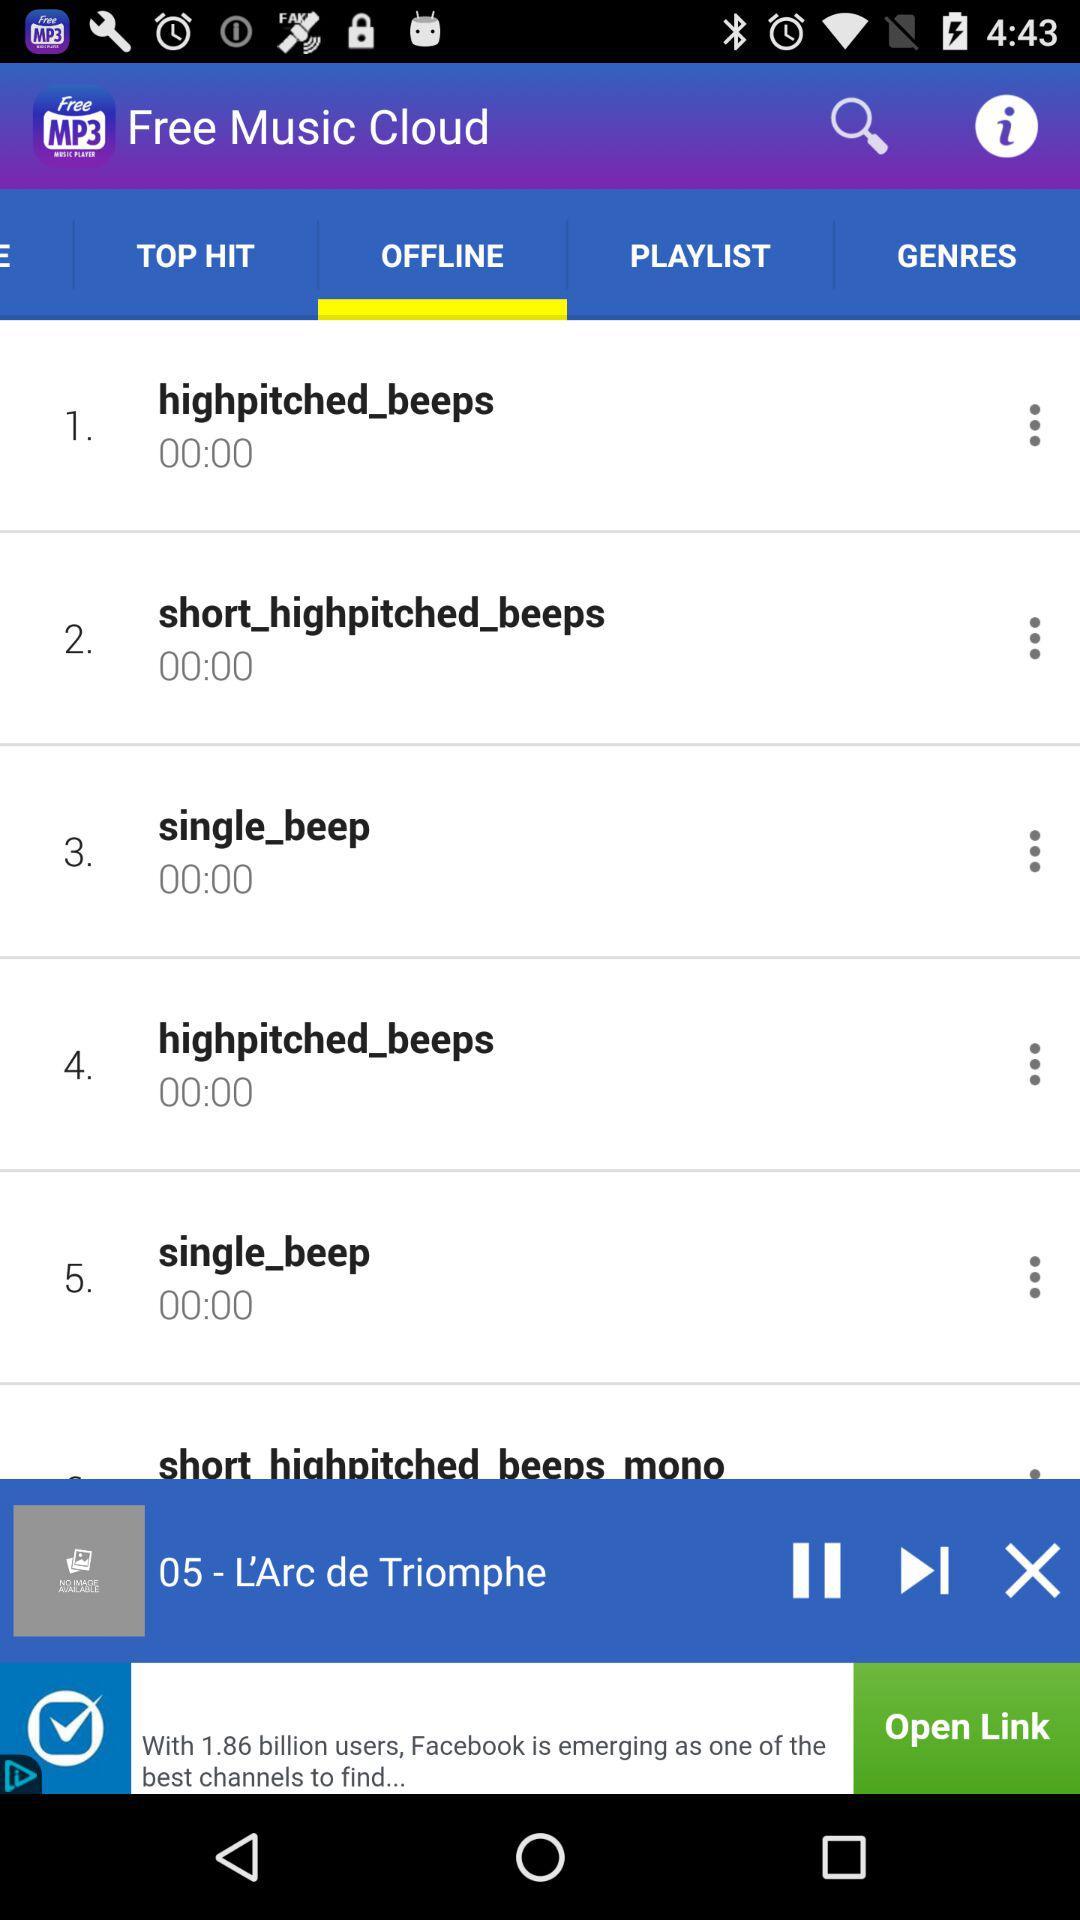 Image resolution: width=1080 pixels, height=1920 pixels. I want to click on the icon above the genres icon, so click(1006, 124).